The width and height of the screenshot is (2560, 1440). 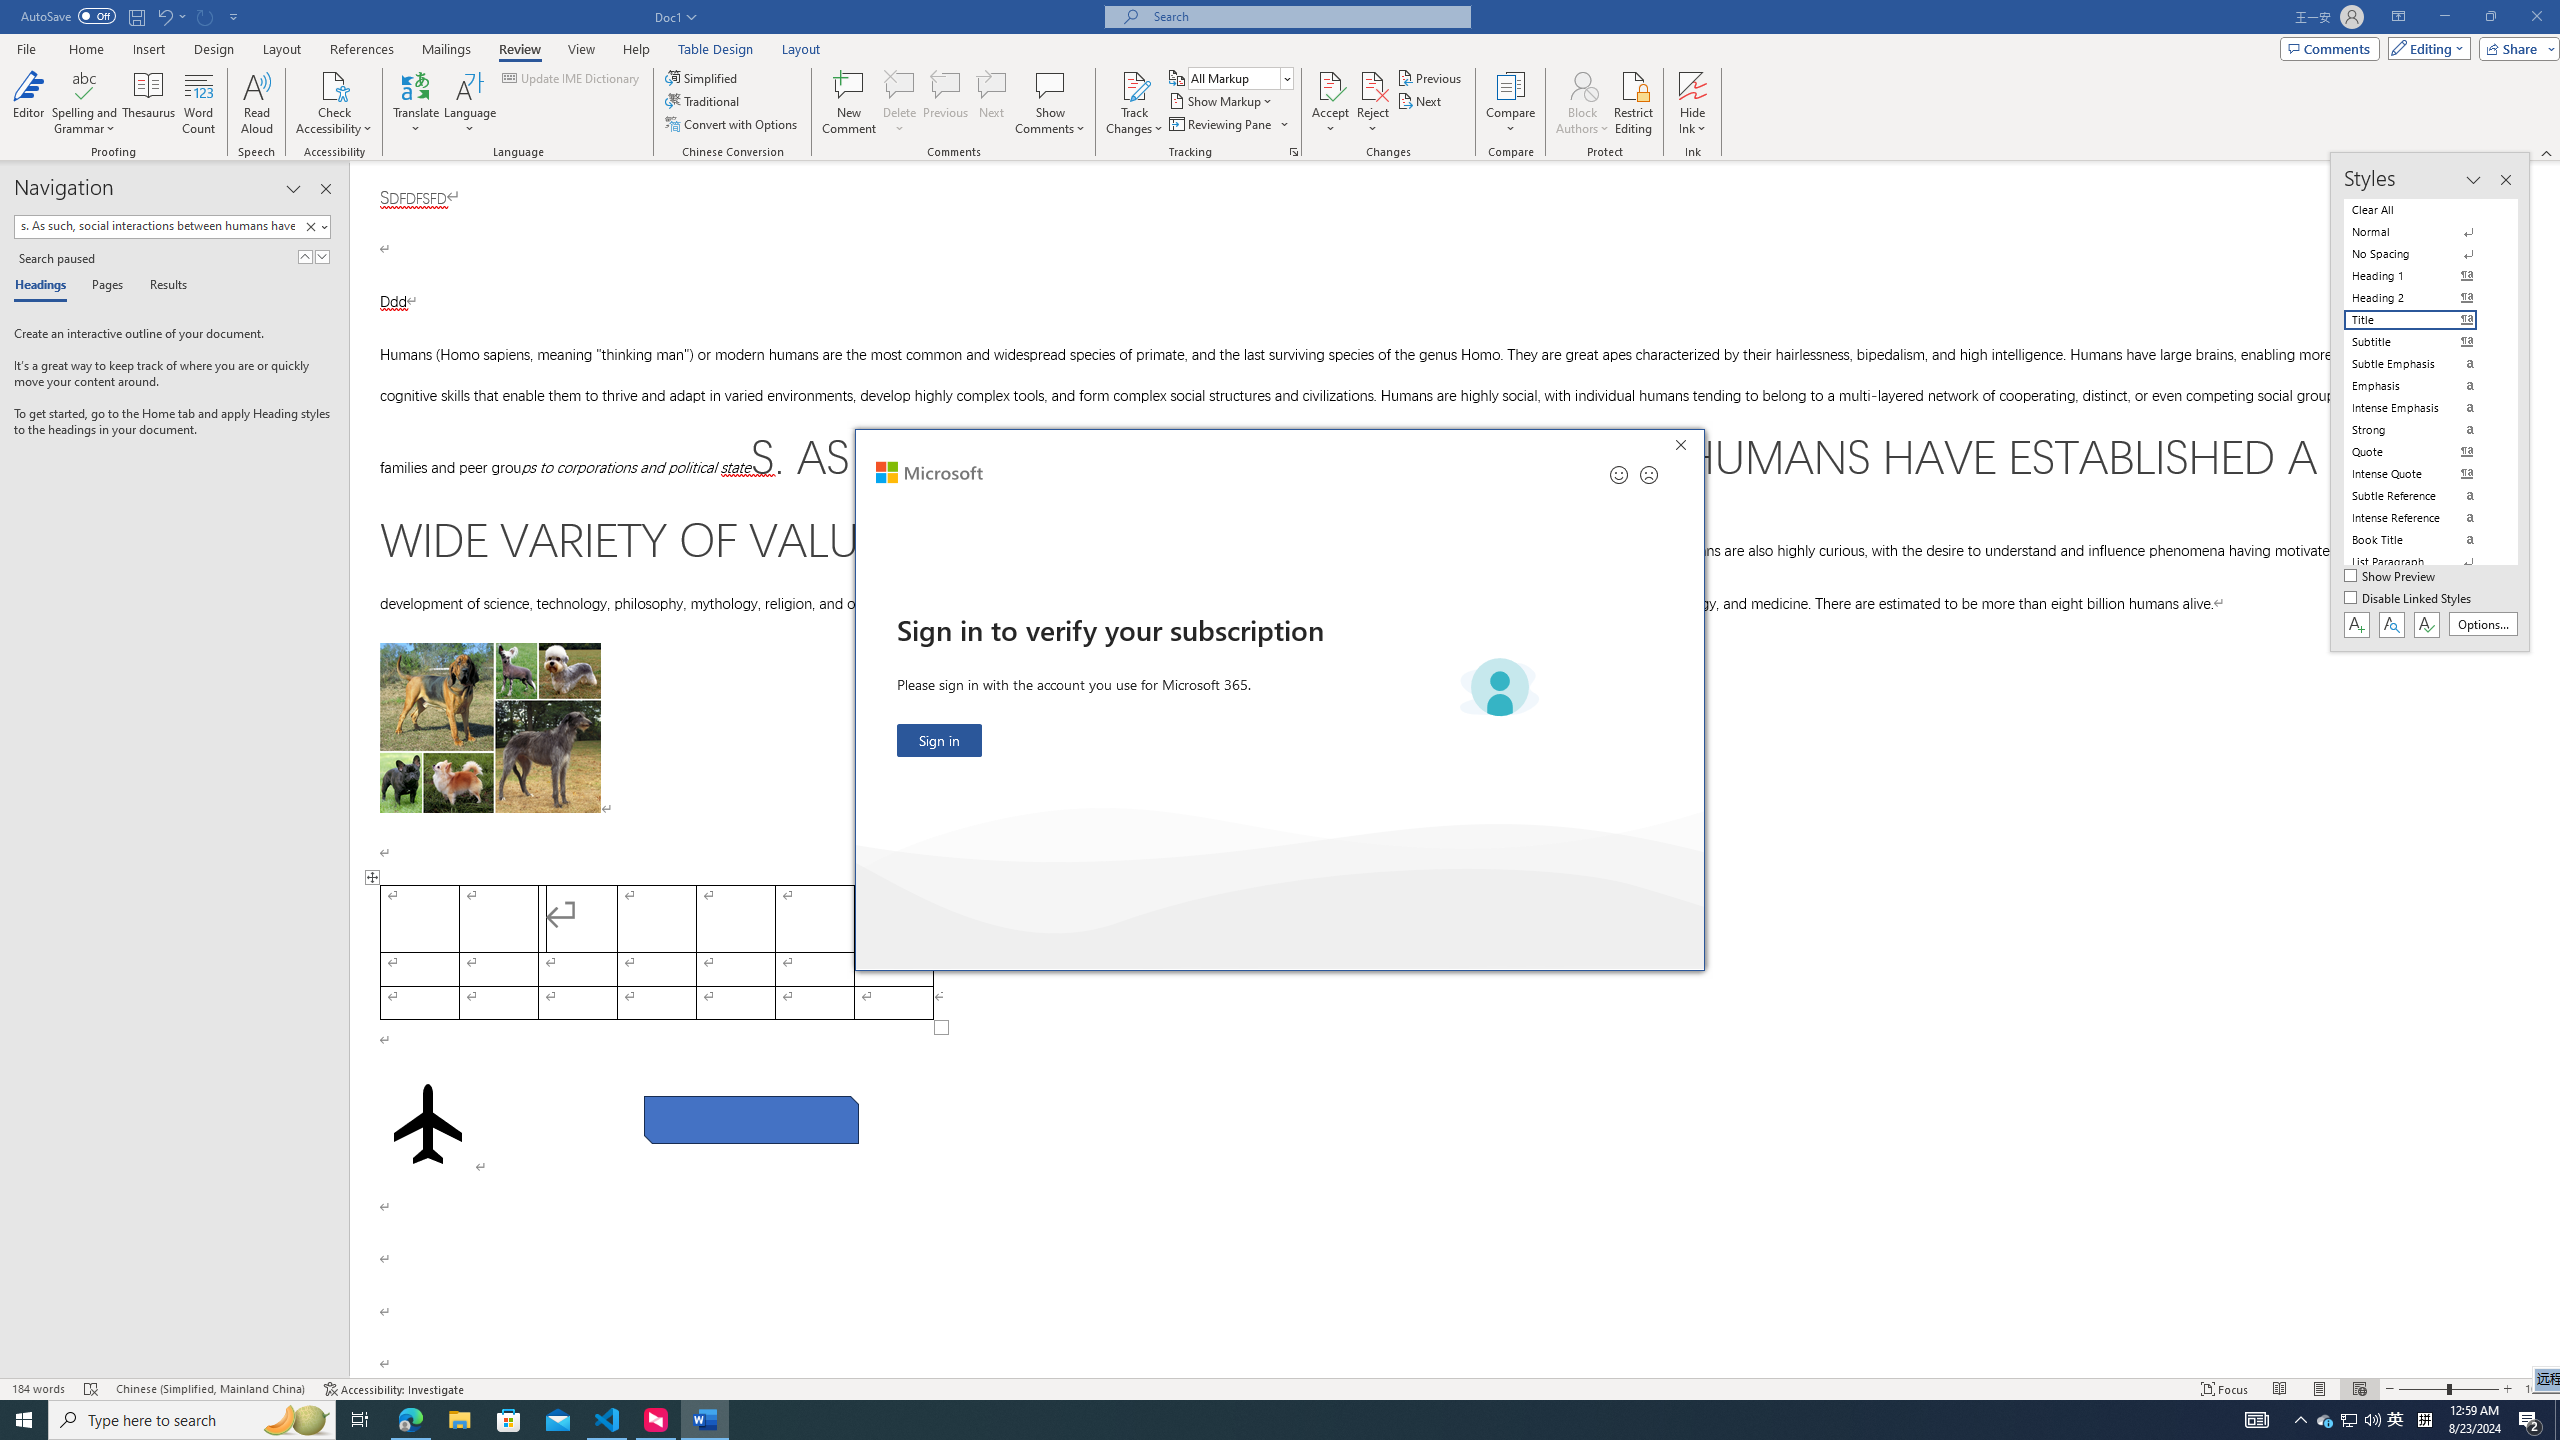 What do you see at coordinates (1227, 122) in the screenshot?
I see `'Reviewing Pane'` at bounding box center [1227, 122].